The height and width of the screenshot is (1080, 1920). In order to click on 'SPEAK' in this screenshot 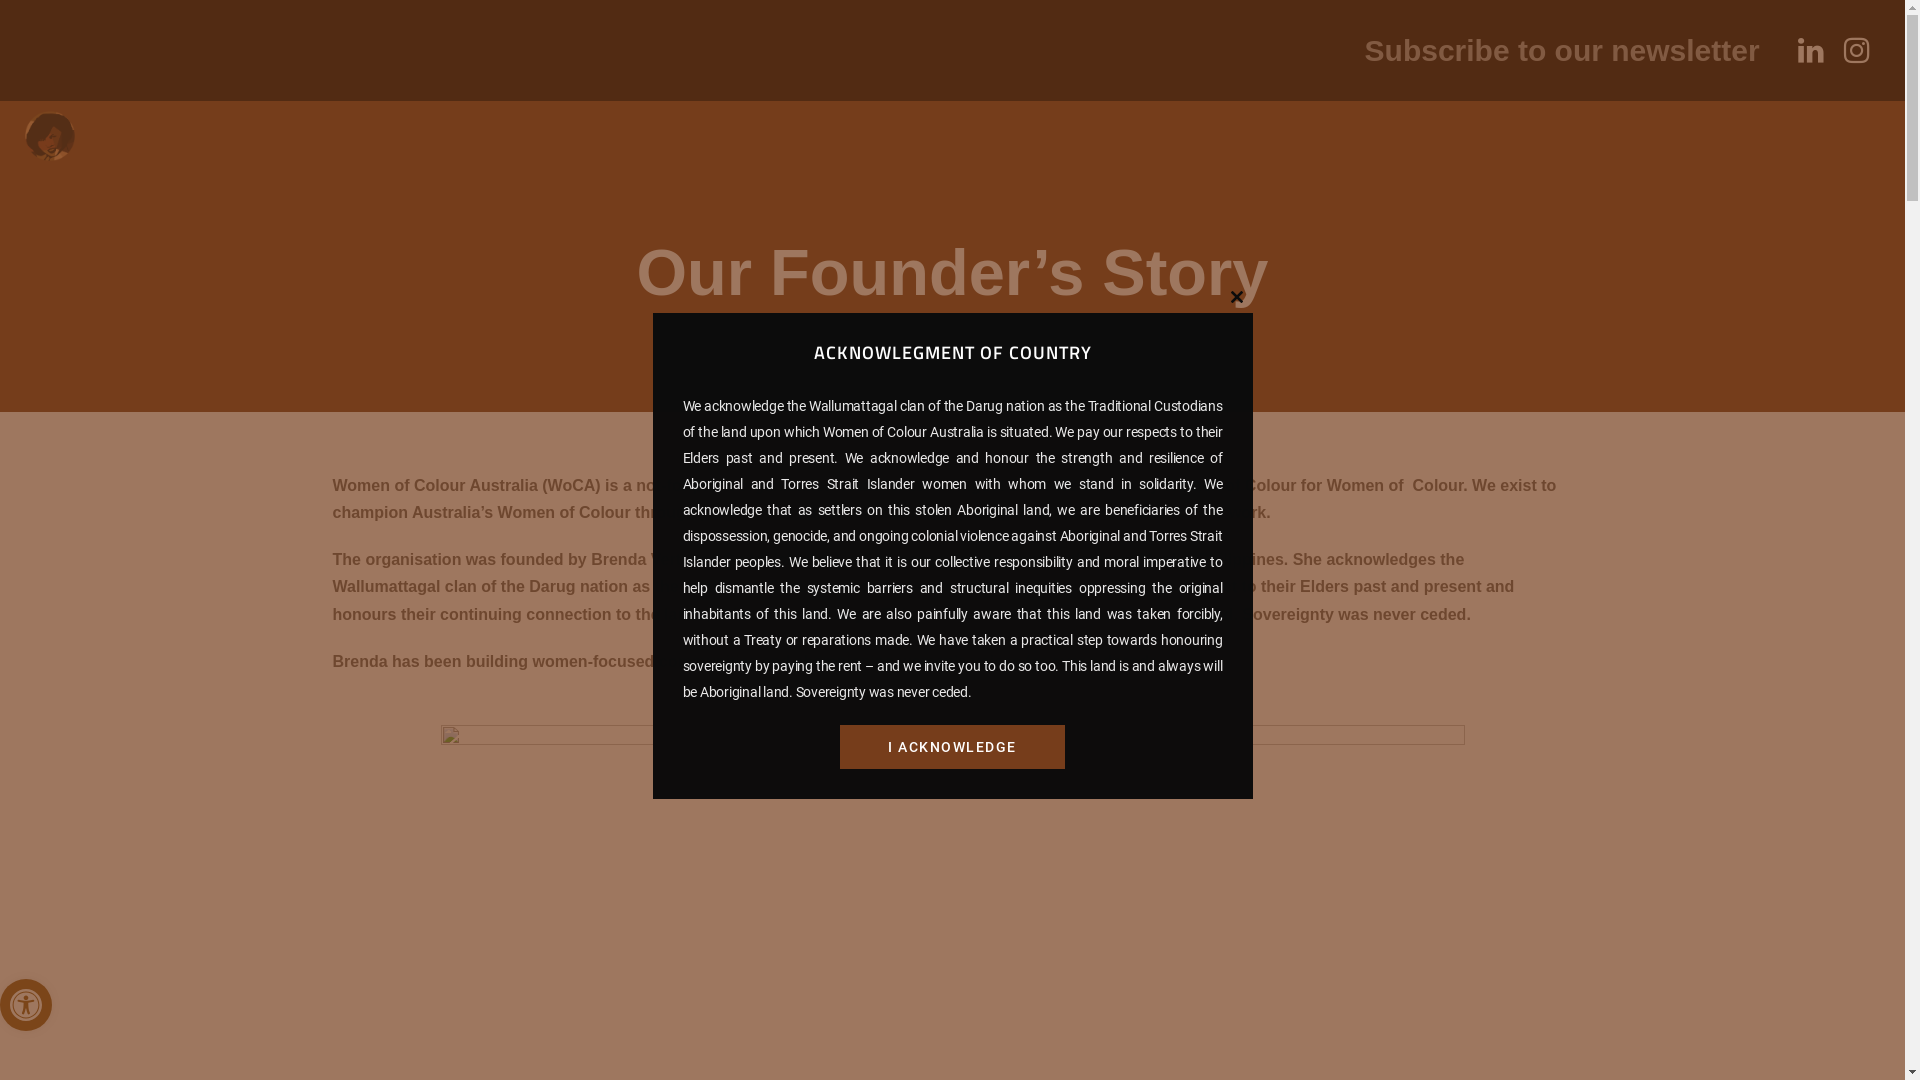, I will do `click(1315, 148)`.